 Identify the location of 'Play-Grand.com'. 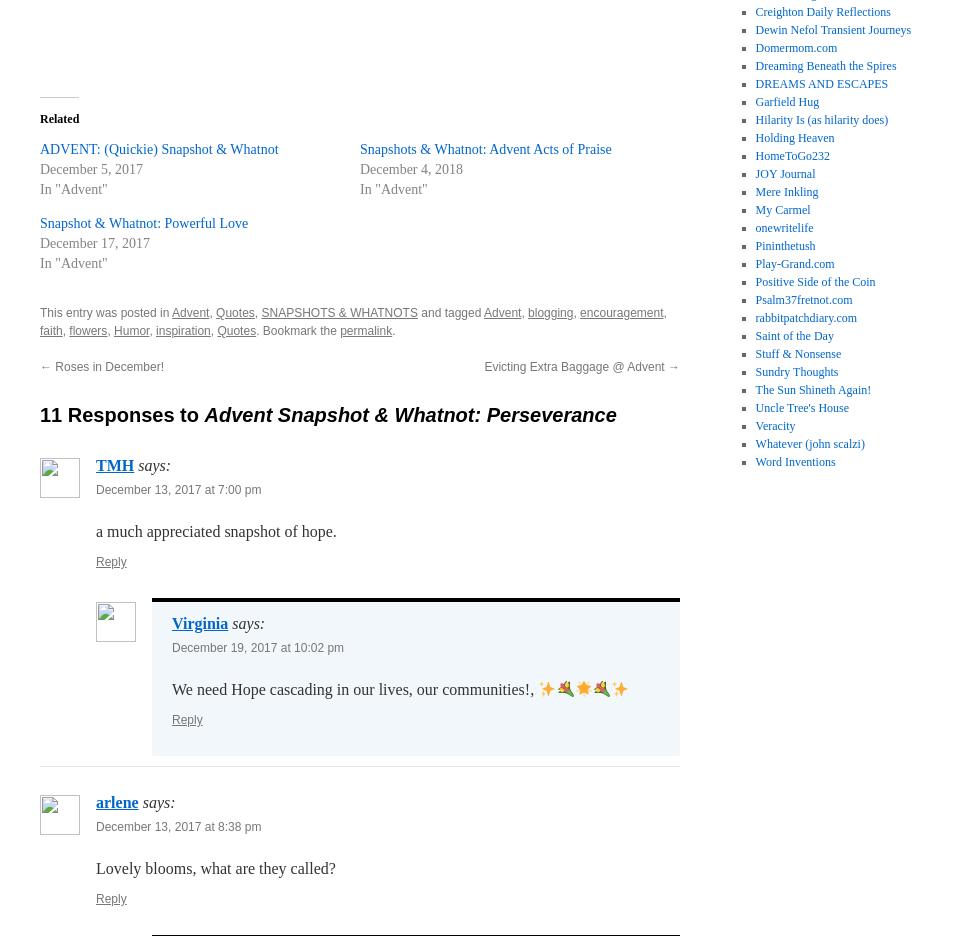
(794, 263).